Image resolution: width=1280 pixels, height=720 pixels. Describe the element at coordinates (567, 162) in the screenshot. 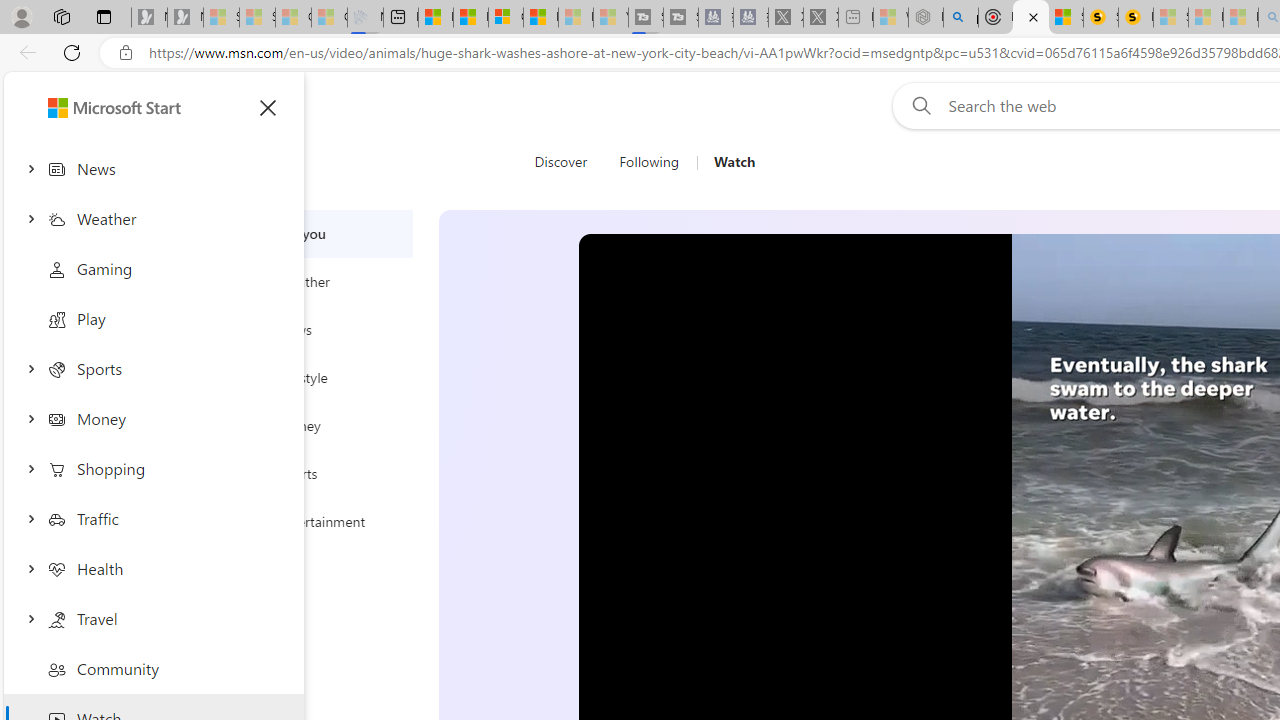

I see `'Discover'` at that location.